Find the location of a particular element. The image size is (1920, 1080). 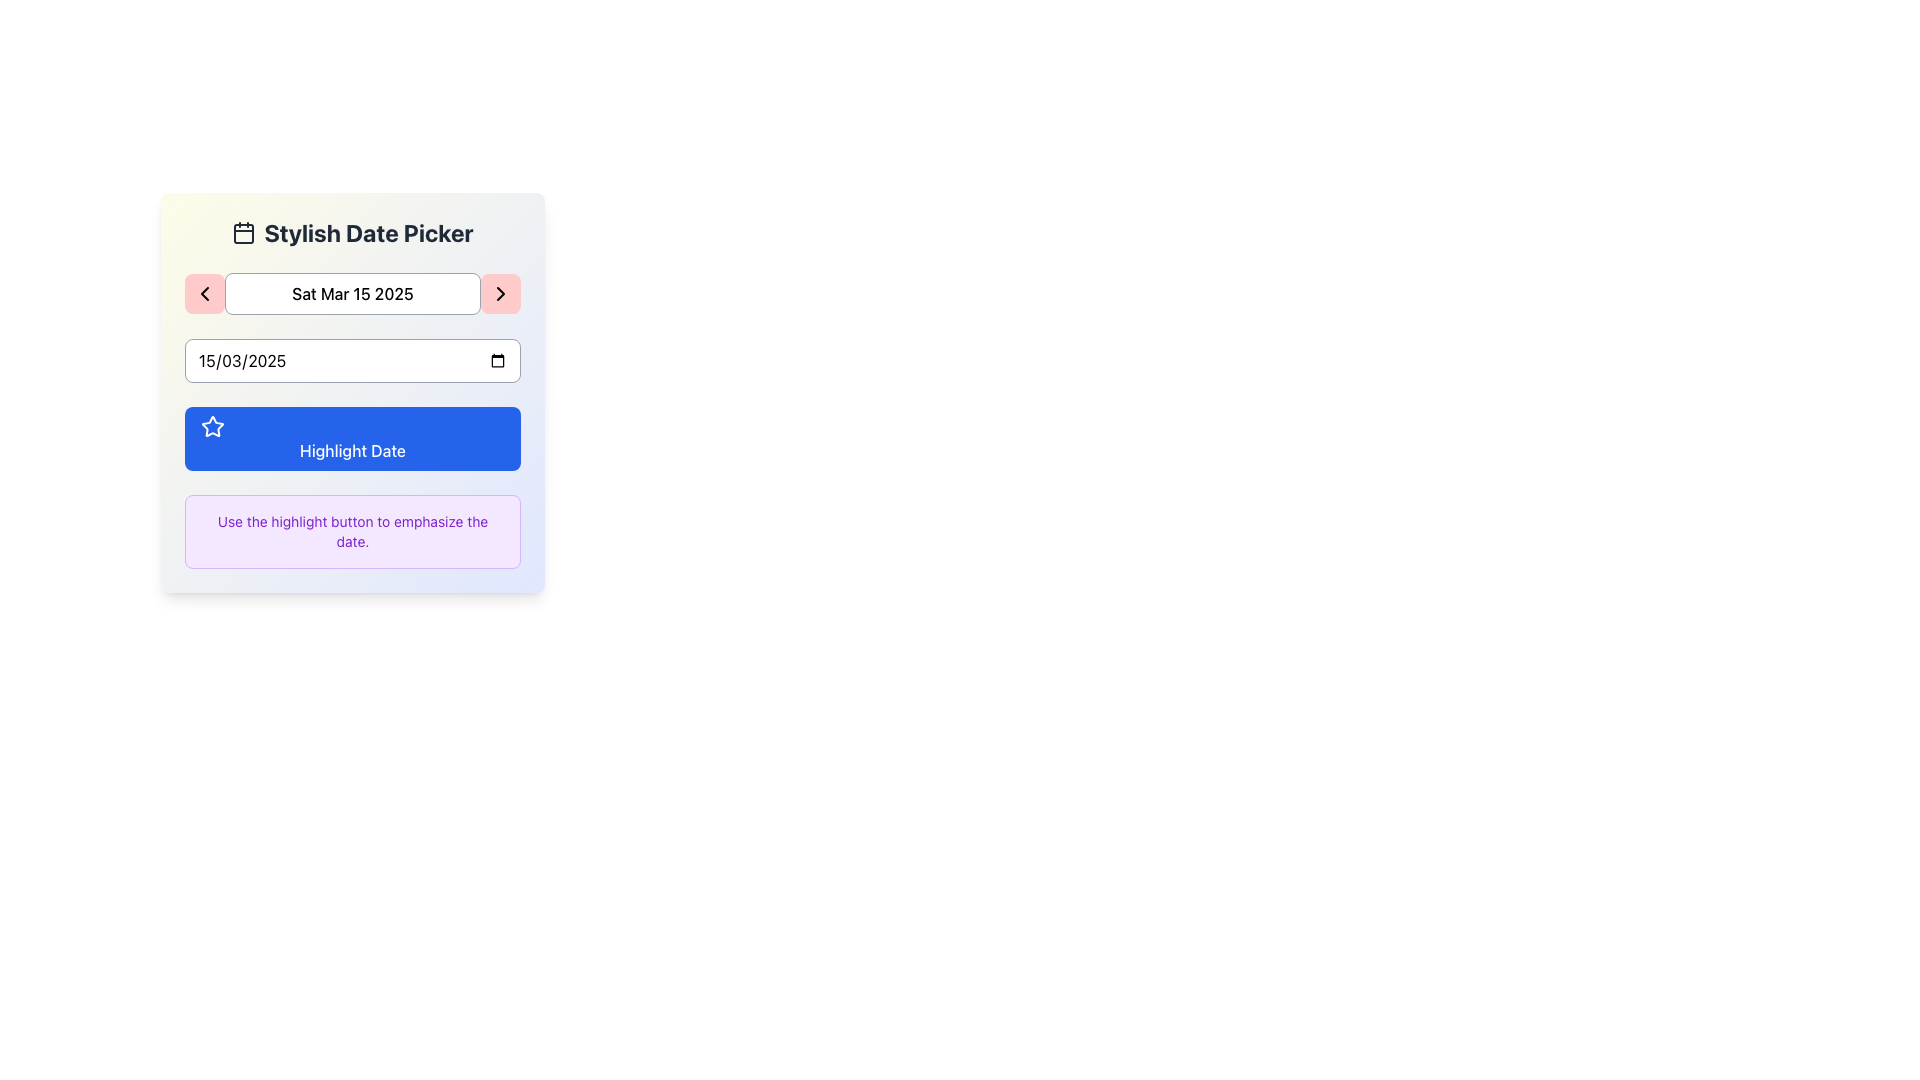

the navigation button located to the left of the date display in the date picker interface is located at coordinates (205, 293).